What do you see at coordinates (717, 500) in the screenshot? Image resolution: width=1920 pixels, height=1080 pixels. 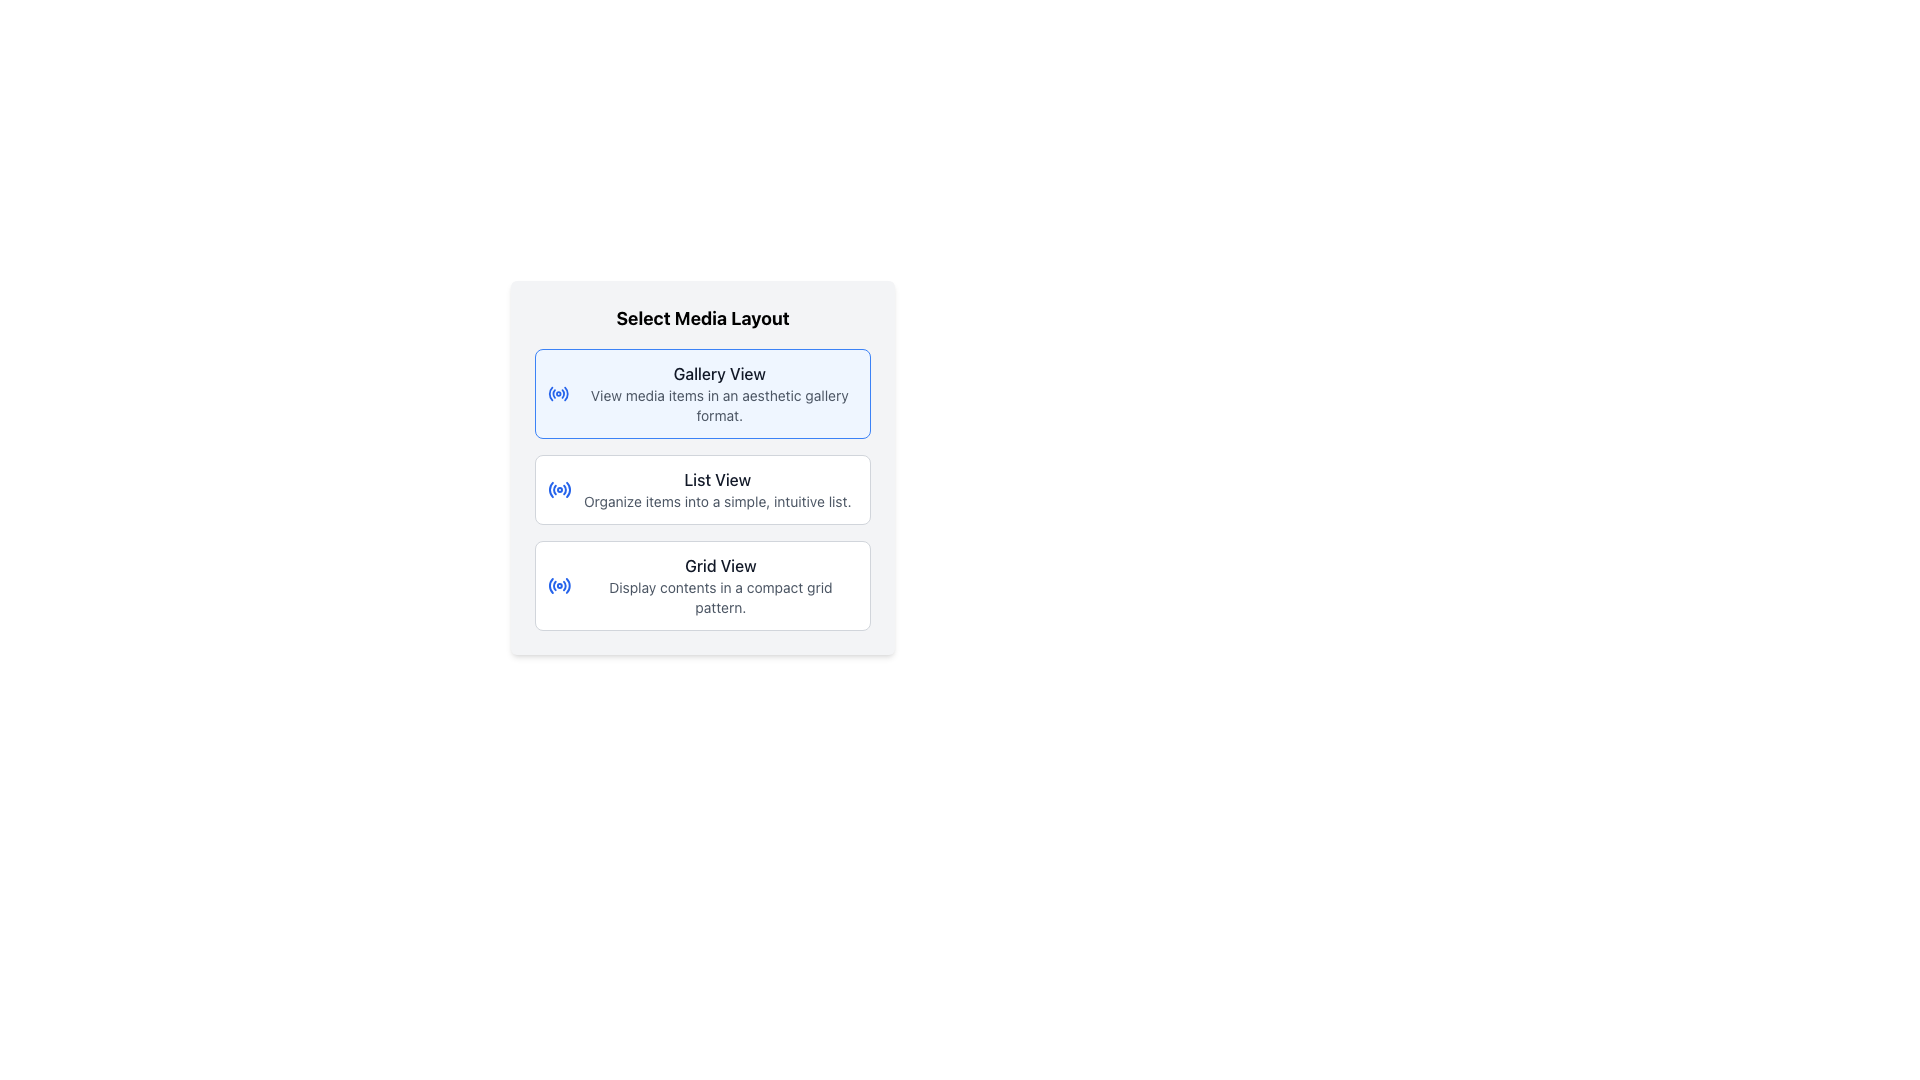 I see `auxiliary text description stating 'Organize items into a simple, intuitive list.' located below the 'List View' title in a small, gray font` at bounding box center [717, 500].